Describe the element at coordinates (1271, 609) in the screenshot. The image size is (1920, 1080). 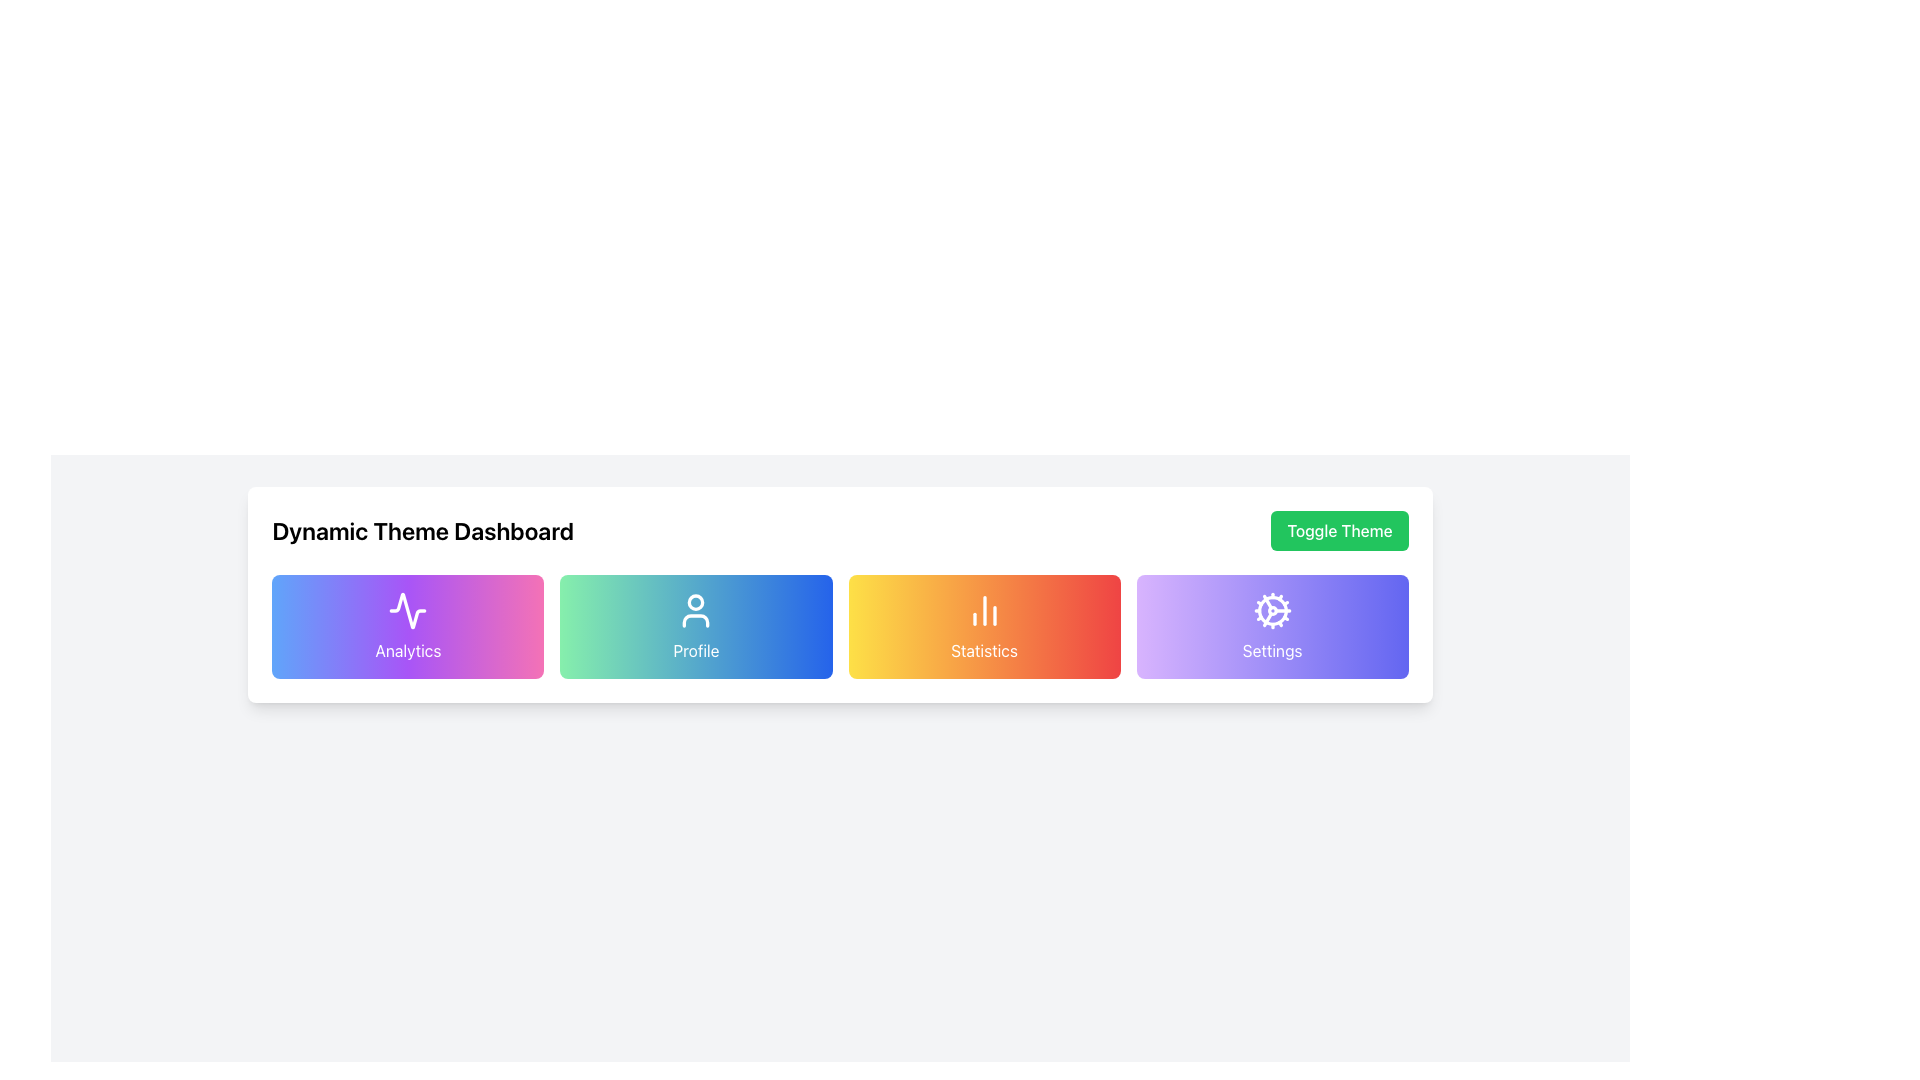
I see `the center of the cog or gear icon, which represents the 'Settings' option in the menu at the bottom of the card` at that location.